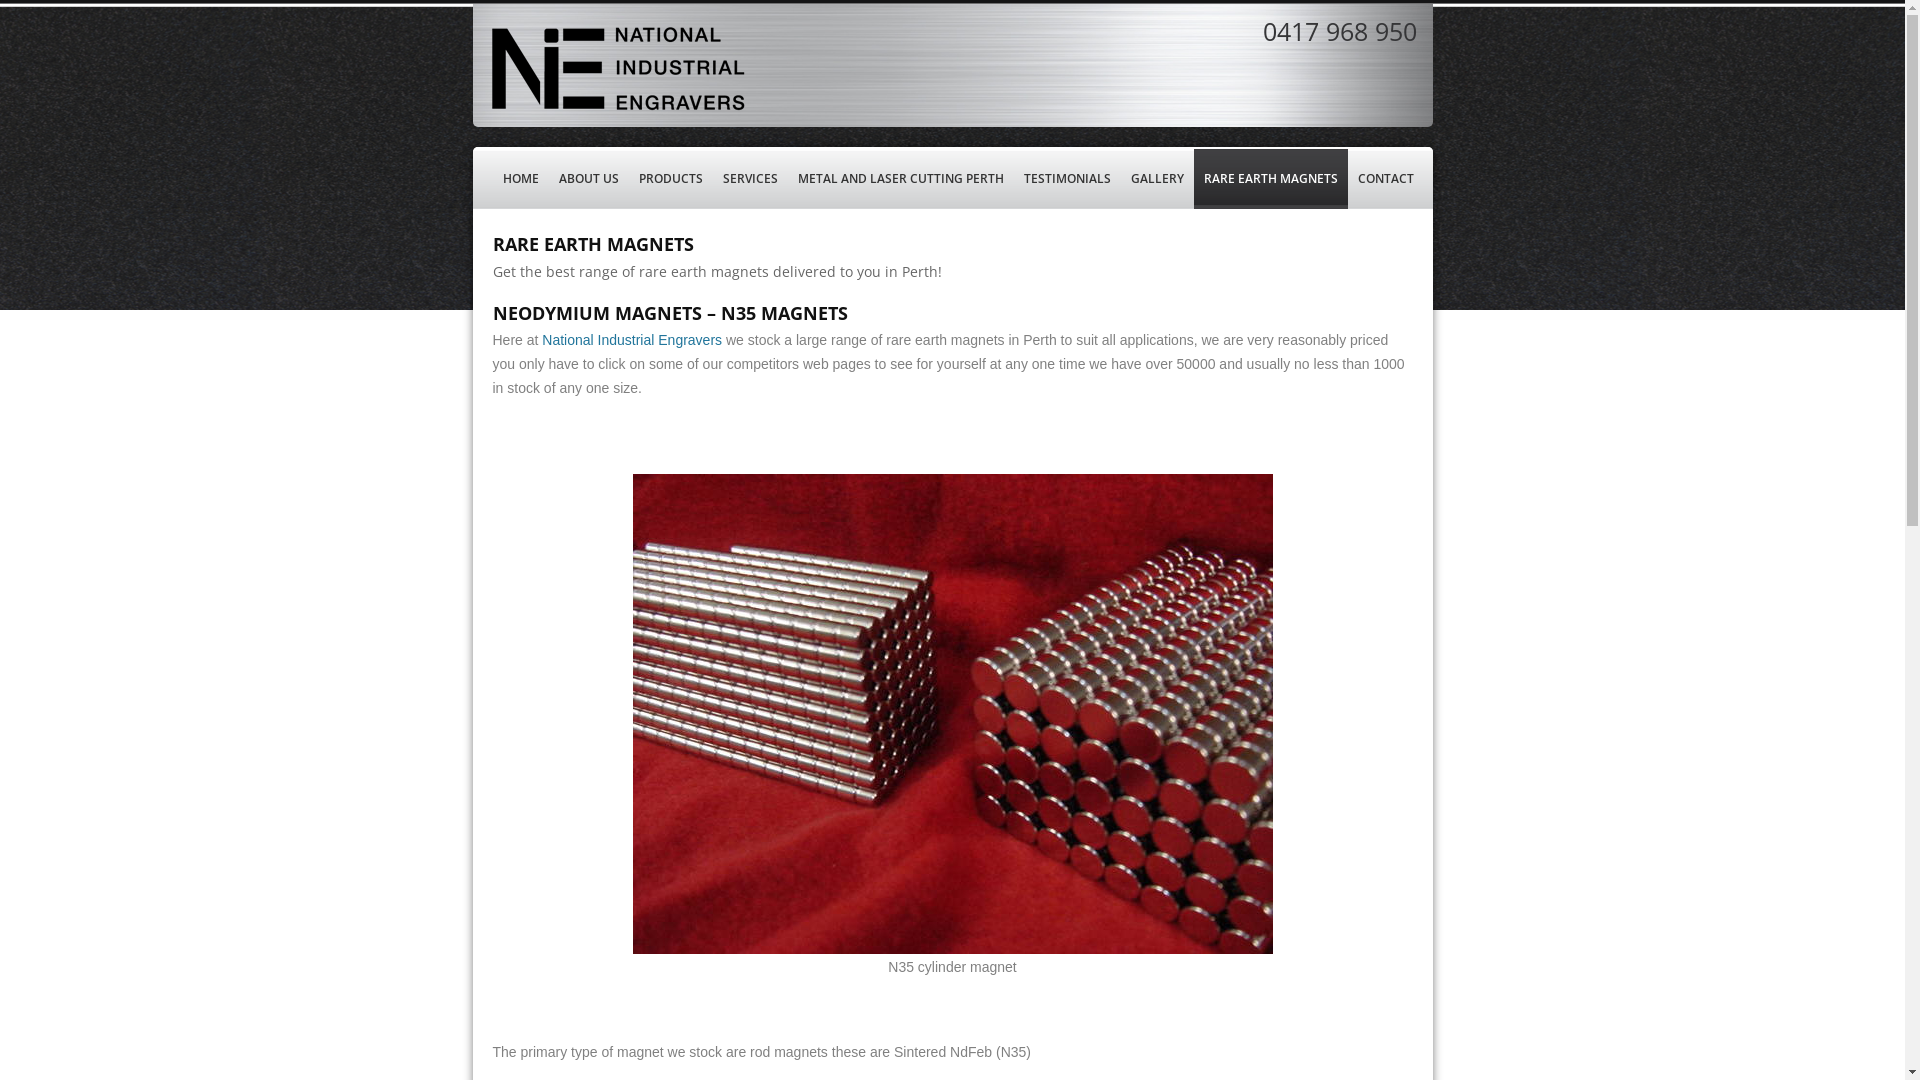 Image resolution: width=1920 pixels, height=1080 pixels. What do you see at coordinates (519, 177) in the screenshot?
I see `'HOME'` at bounding box center [519, 177].